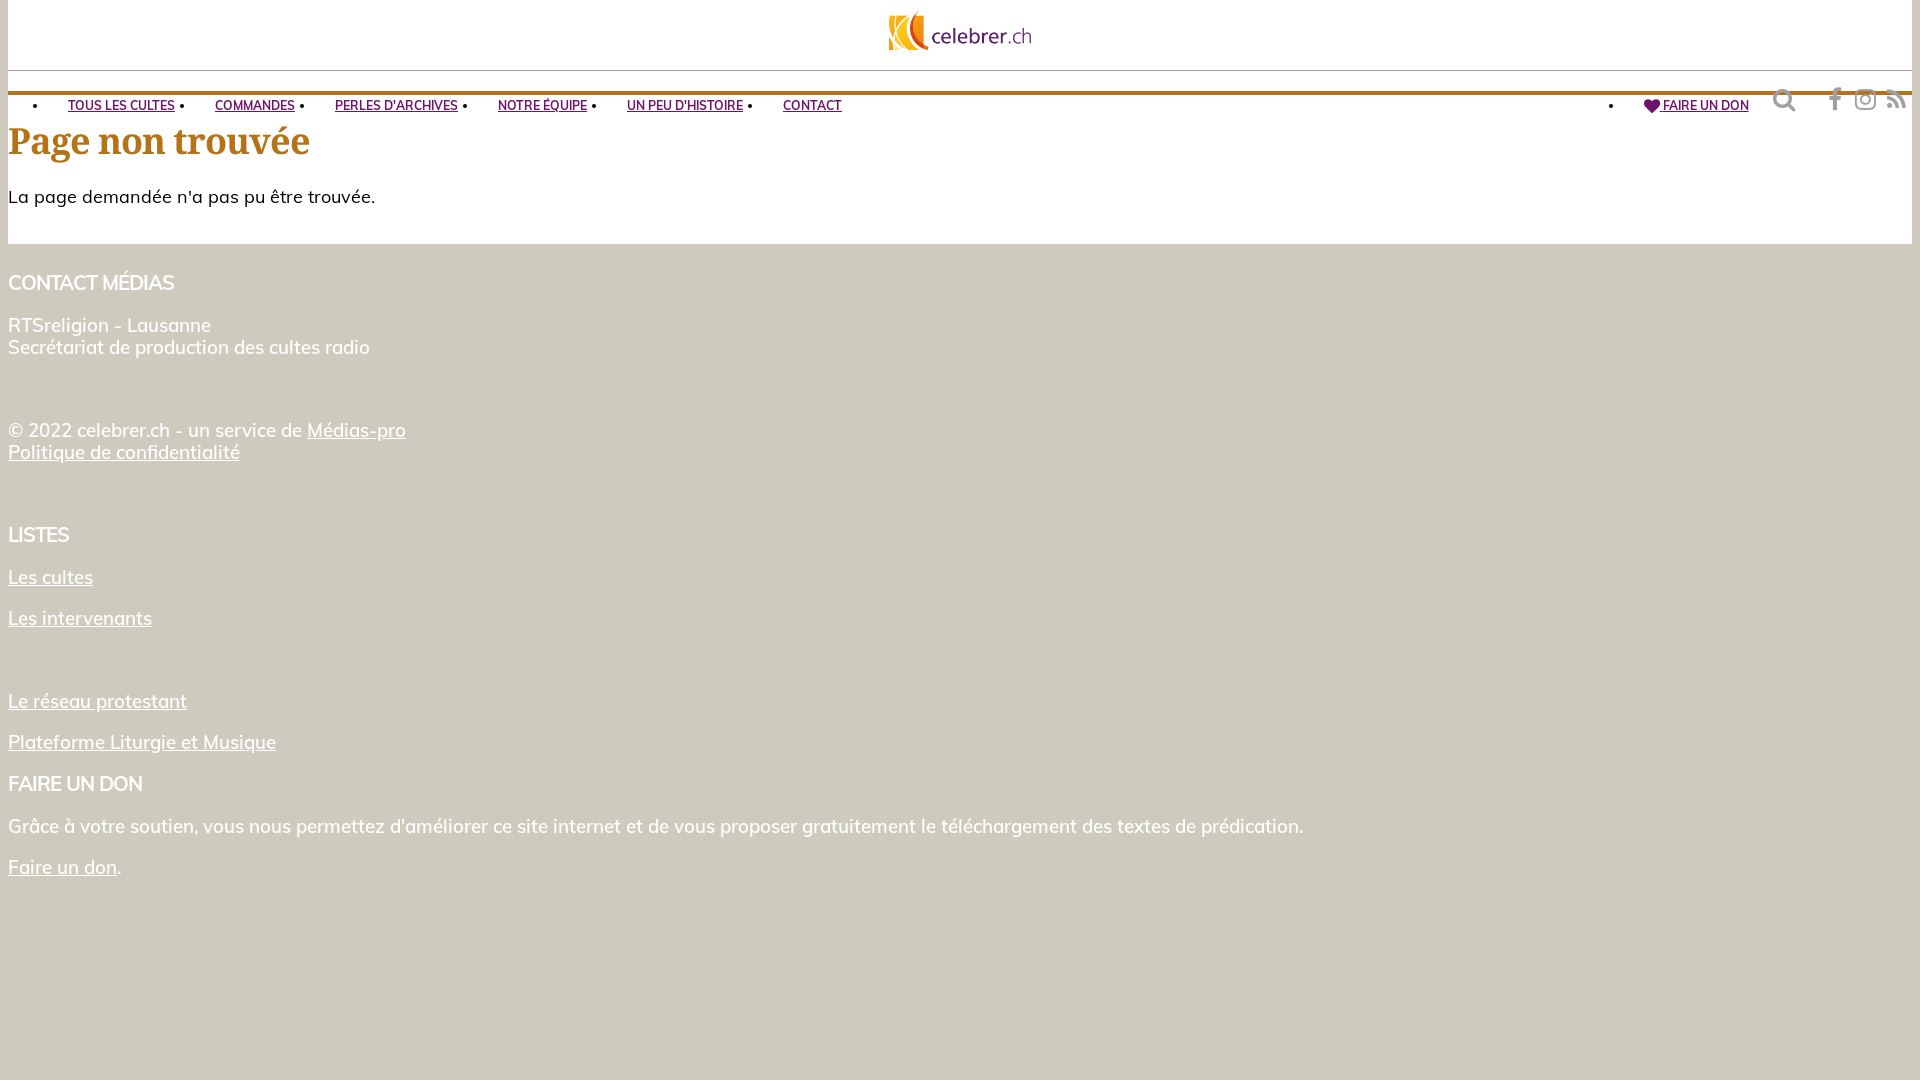 The height and width of the screenshot is (1080, 1920). I want to click on 'Les cultes', so click(8, 577).